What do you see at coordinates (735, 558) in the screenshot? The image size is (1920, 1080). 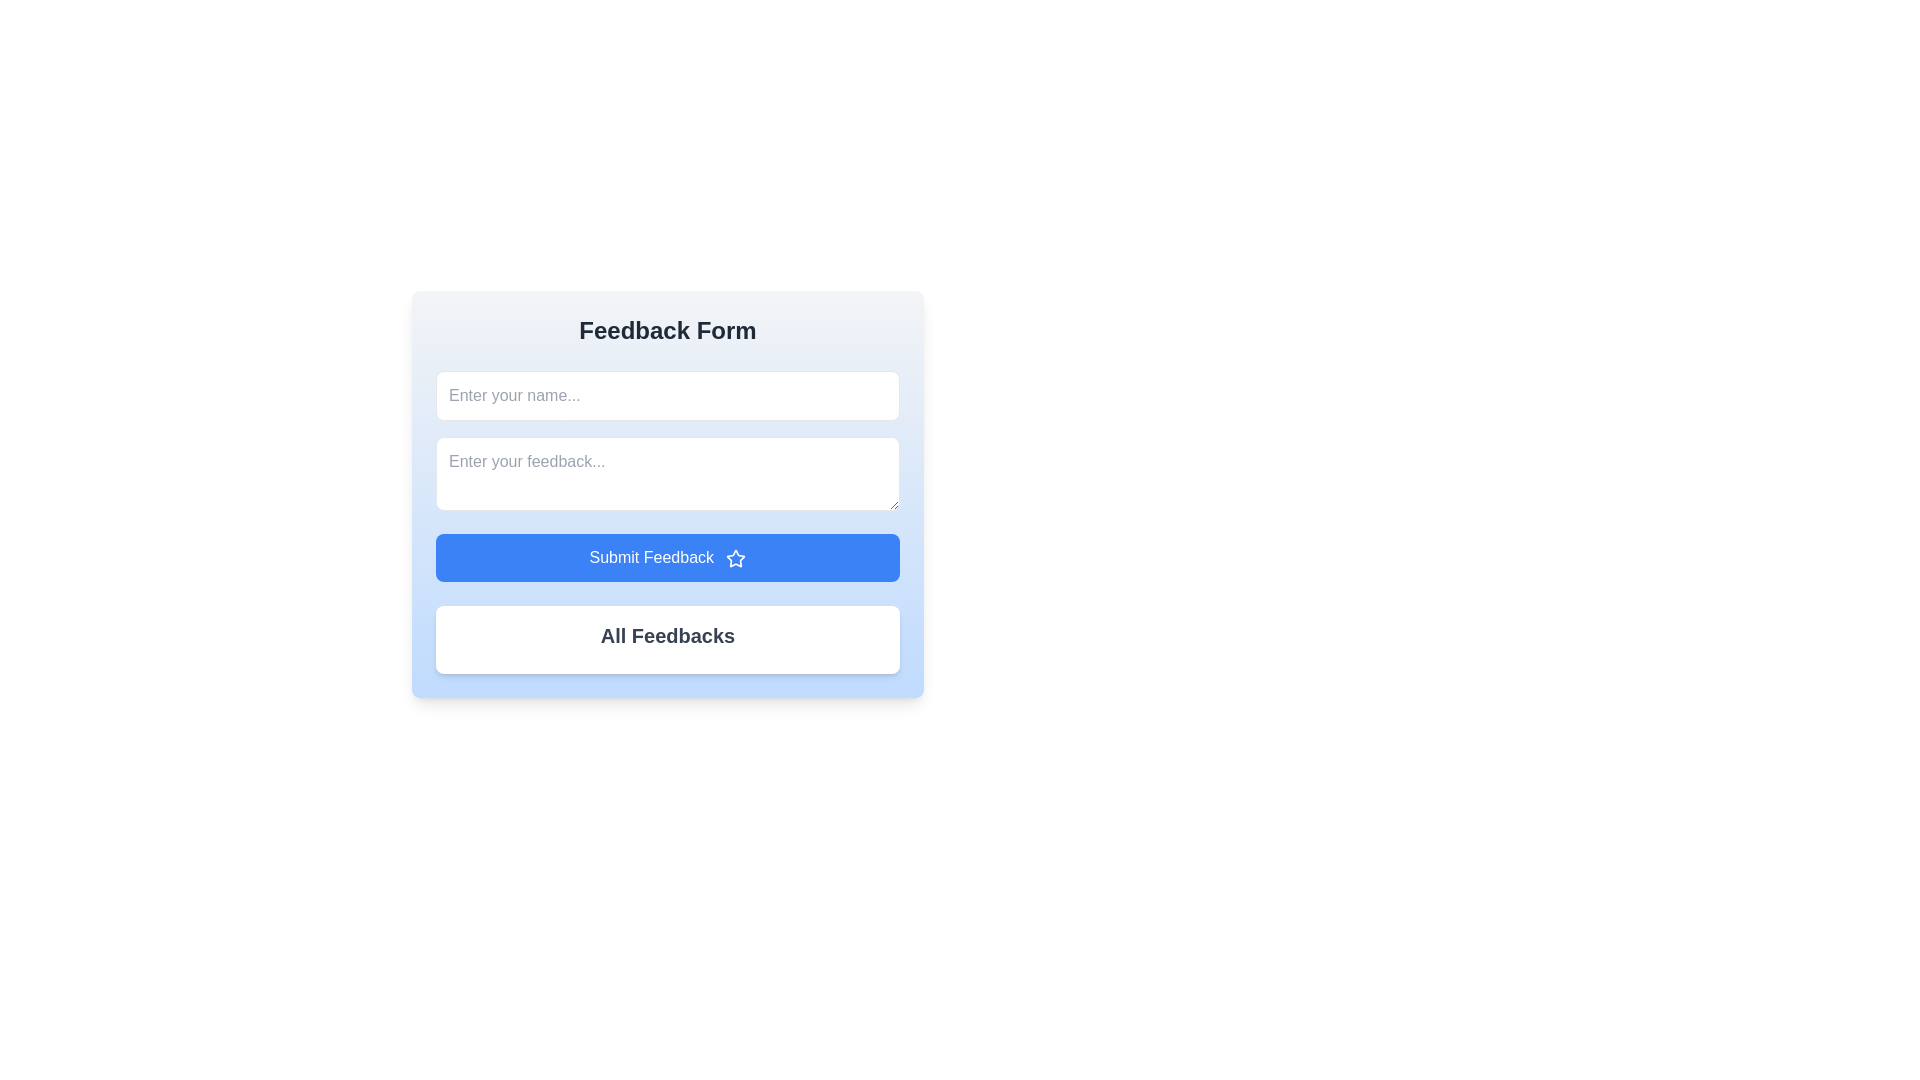 I see `the star icon located to the right of the 'Submit Feedback' text on the blue button` at bounding box center [735, 558].